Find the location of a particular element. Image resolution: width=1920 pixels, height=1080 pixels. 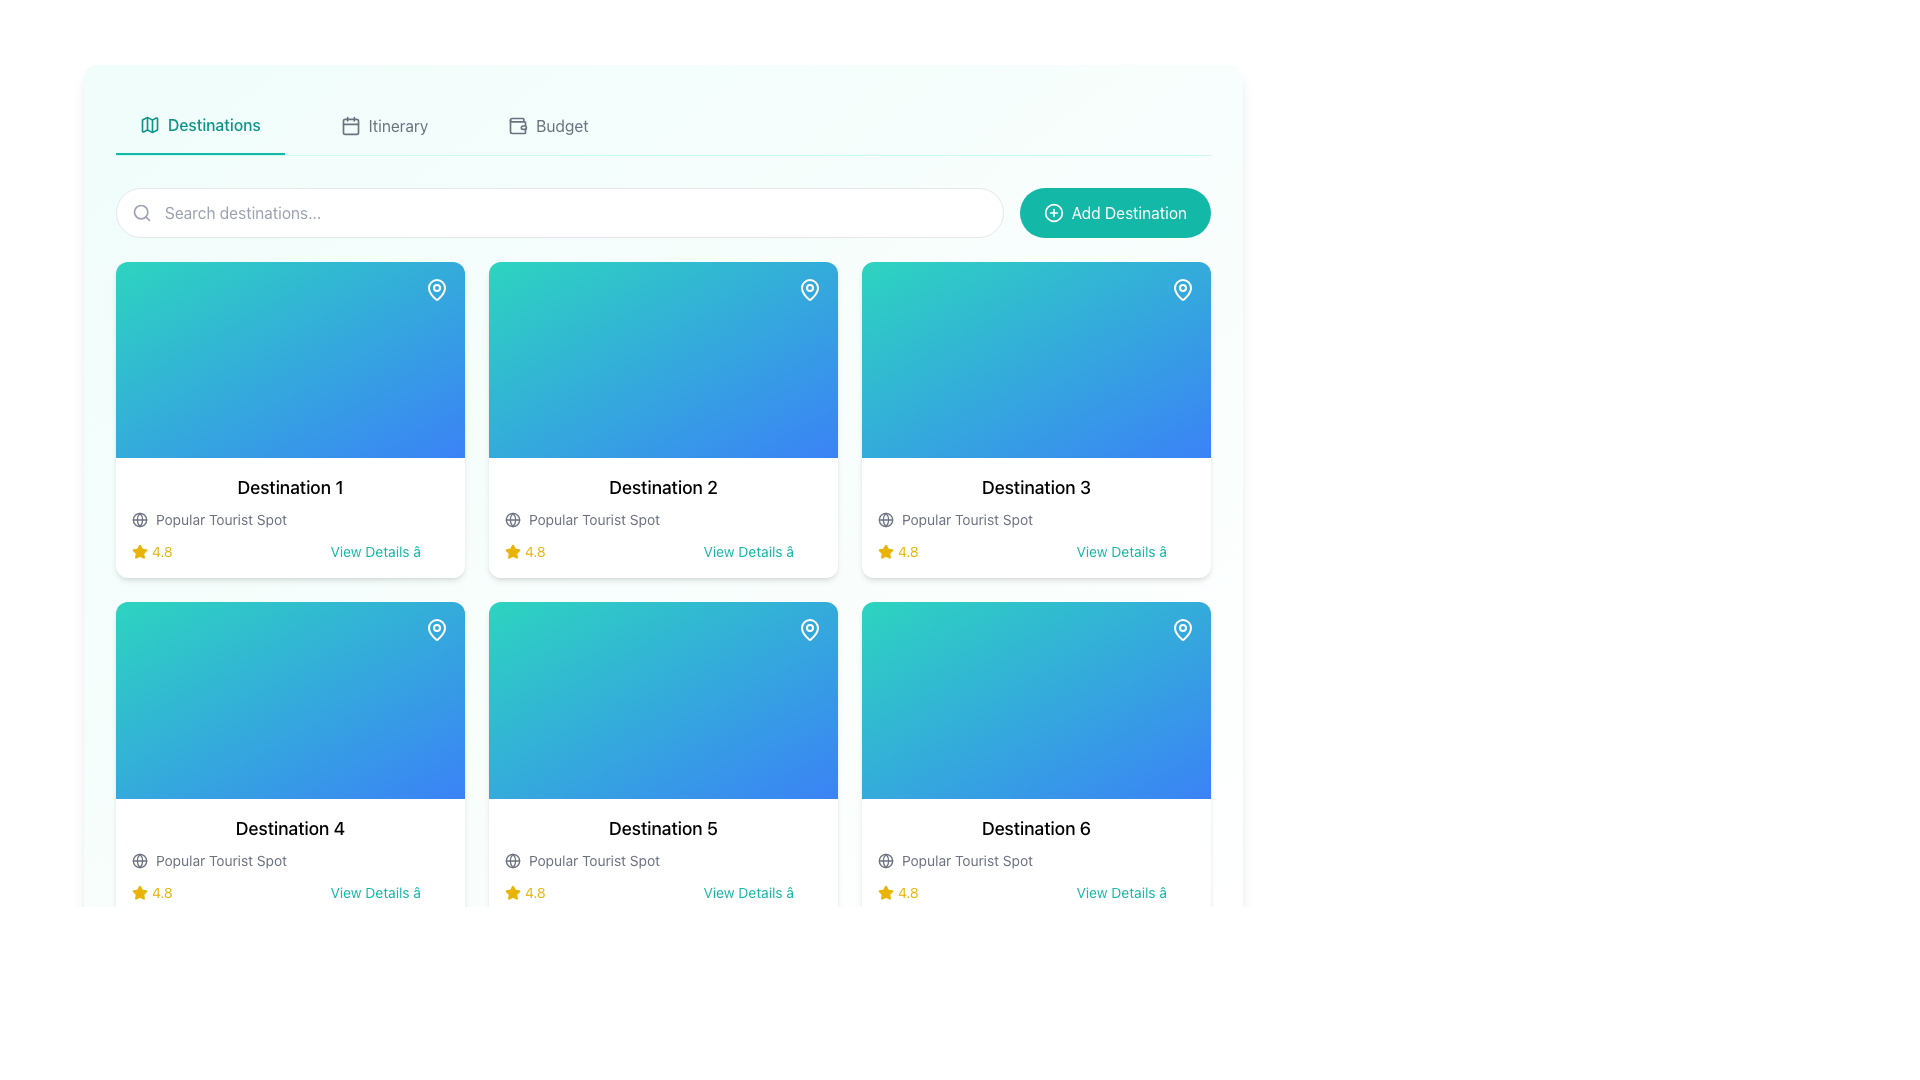

the circular icon component styled as a plus sign, located within the 'Add Destination' green button at the top-right corner of the interface is located at coordinates (1052, 212).